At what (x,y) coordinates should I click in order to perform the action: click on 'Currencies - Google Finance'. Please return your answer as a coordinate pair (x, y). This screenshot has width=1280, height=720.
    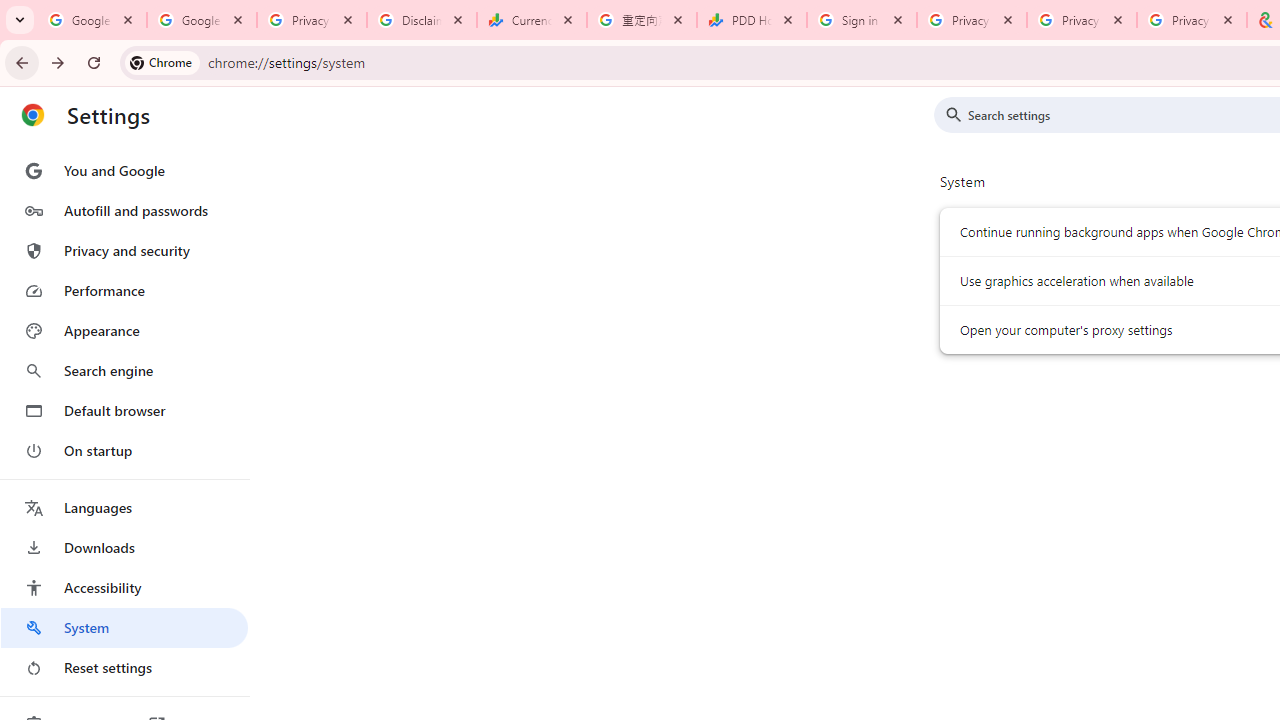
    Looking at the image, I should click on (532, 20).